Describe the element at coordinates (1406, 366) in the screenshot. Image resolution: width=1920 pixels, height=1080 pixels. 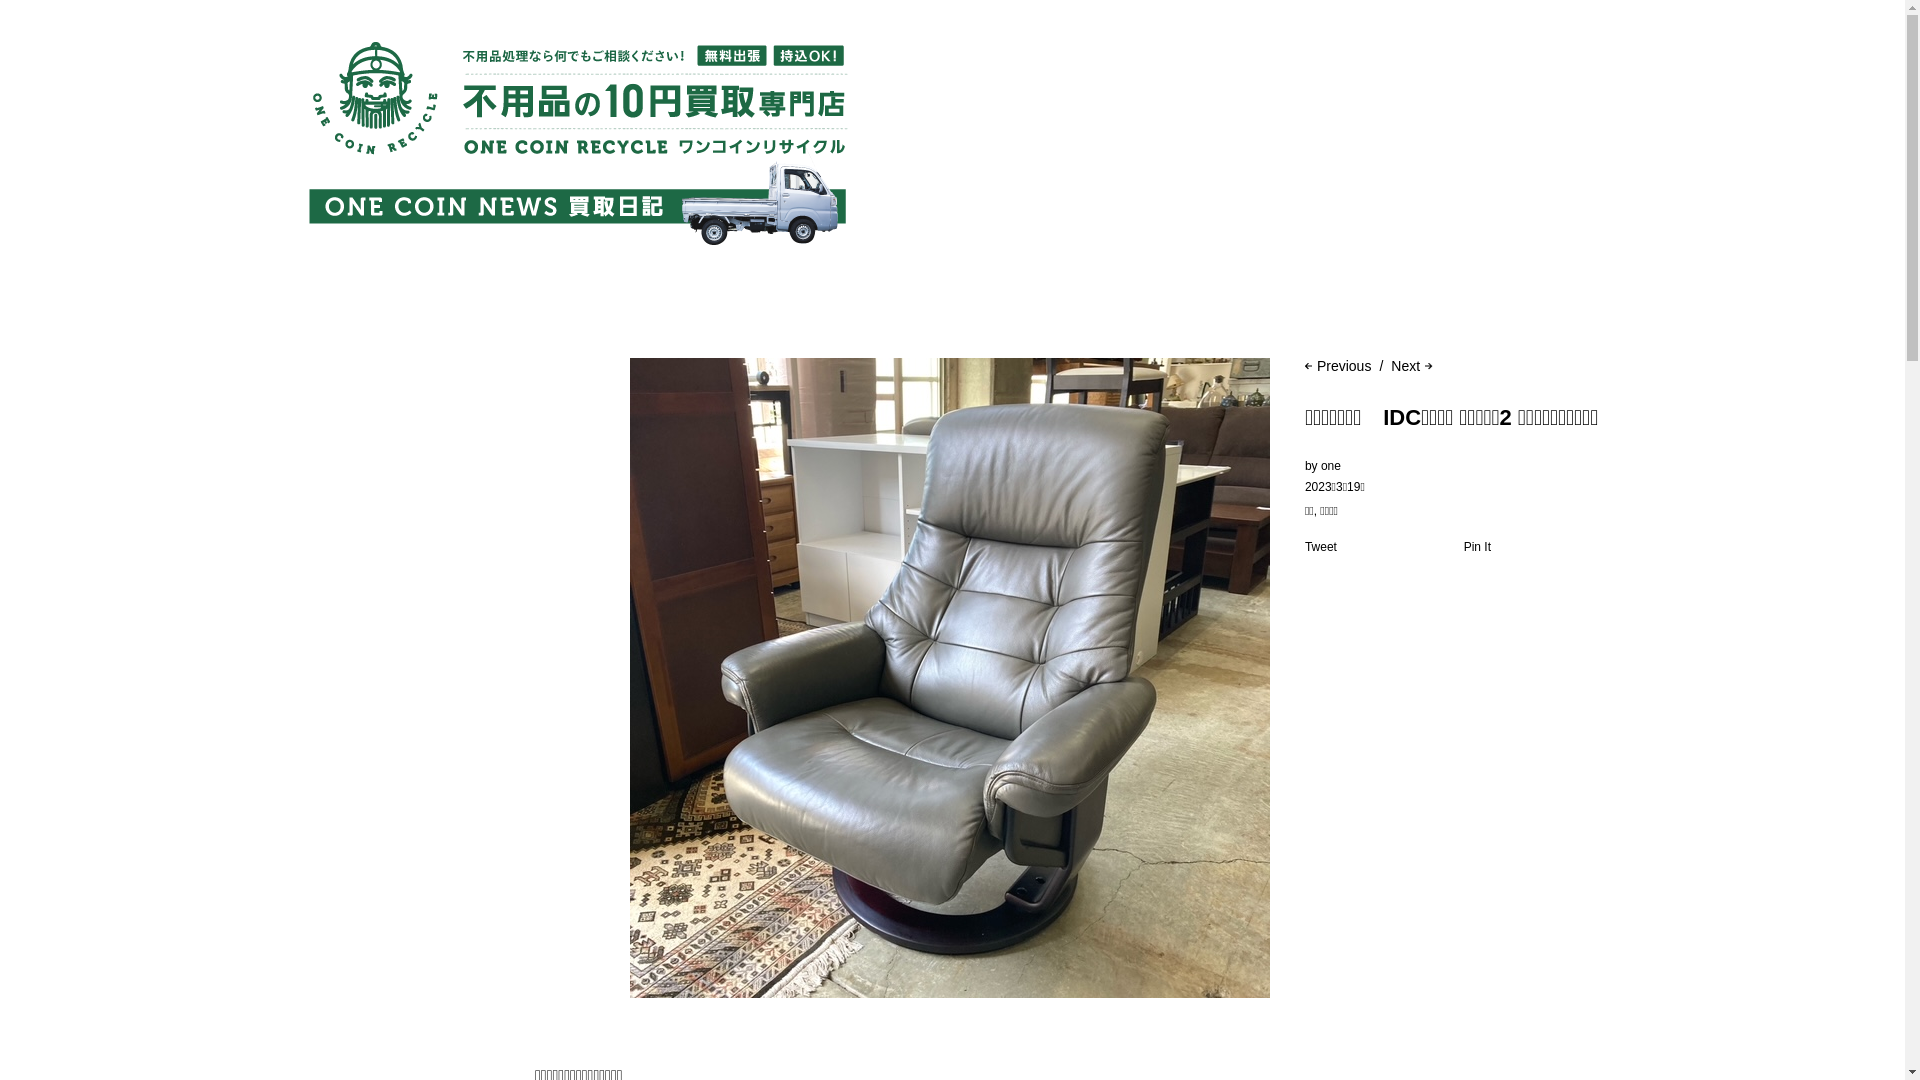
I see `'Next'` at that location.